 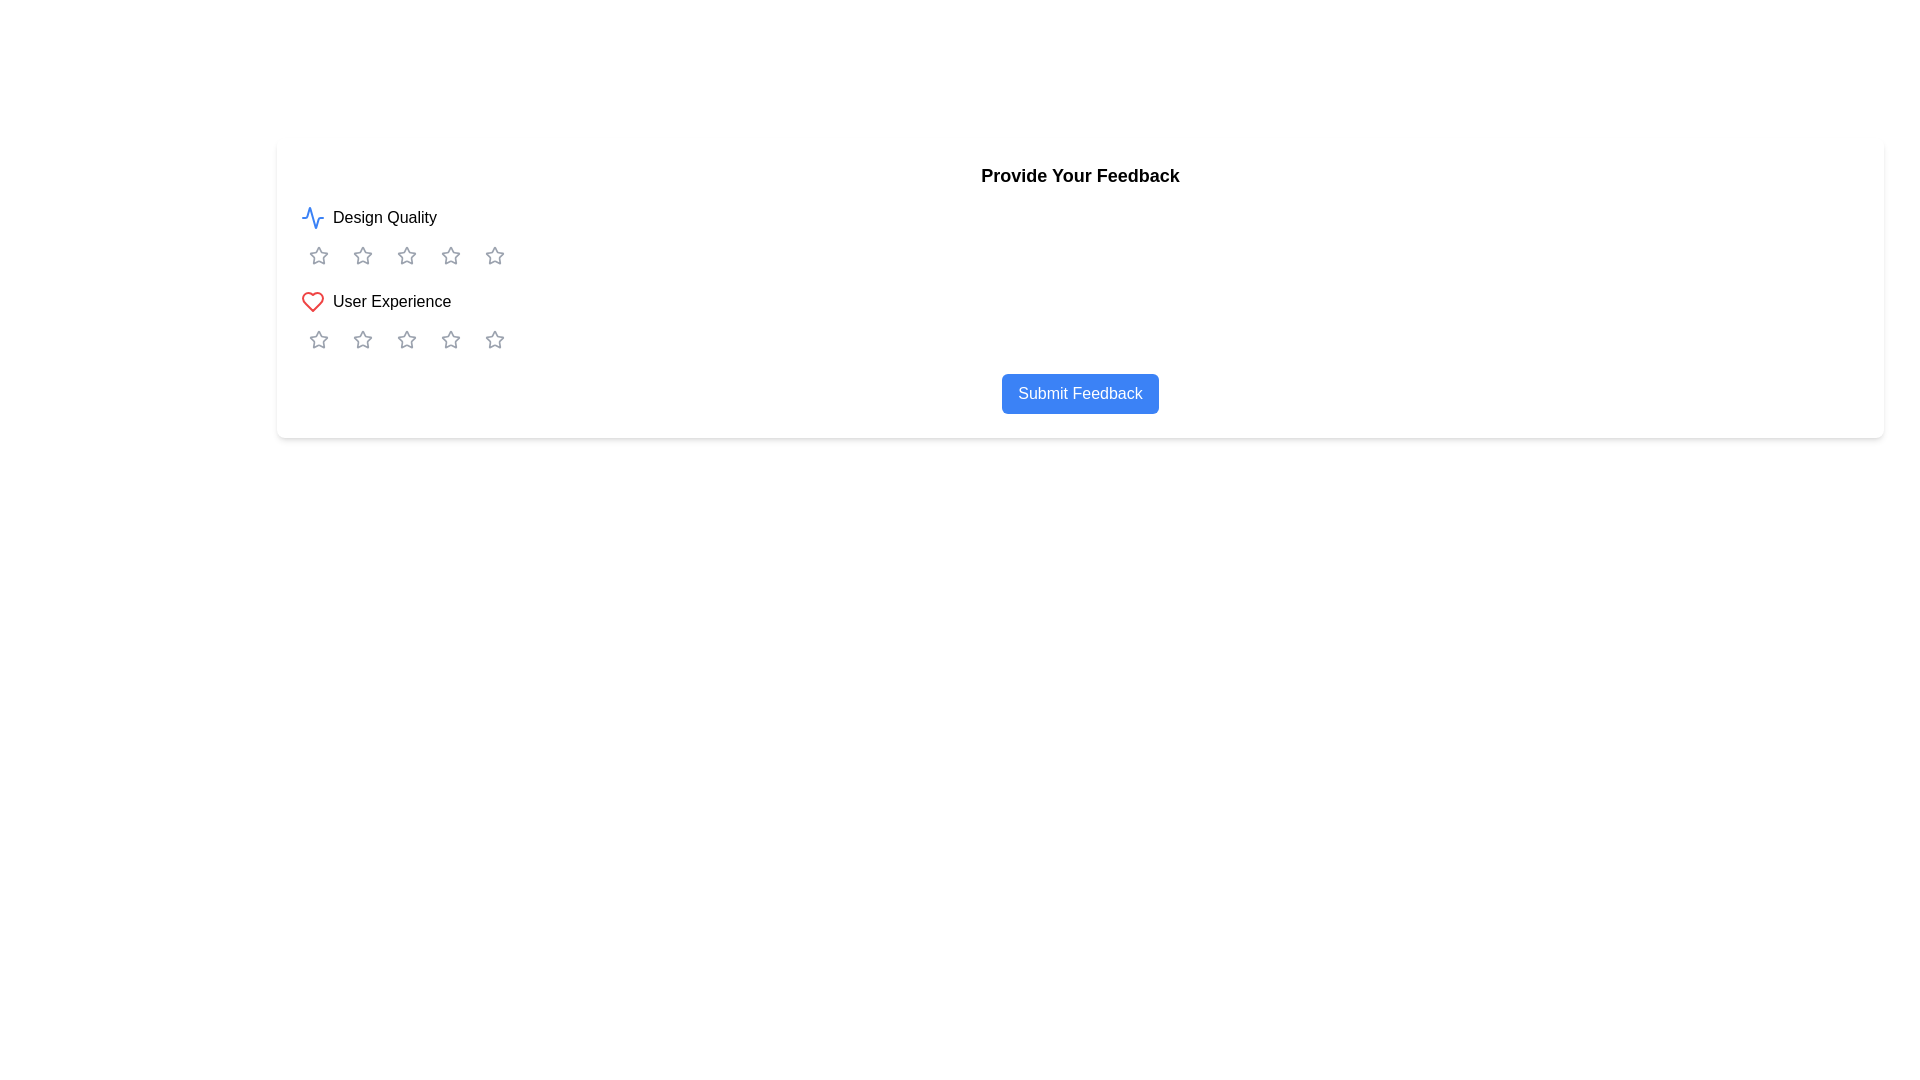 What do you see at coordinates (363, 338) in the screenshot?
I see `the second star in the 'User Experience' rating row` at bounding box center [363, 338].